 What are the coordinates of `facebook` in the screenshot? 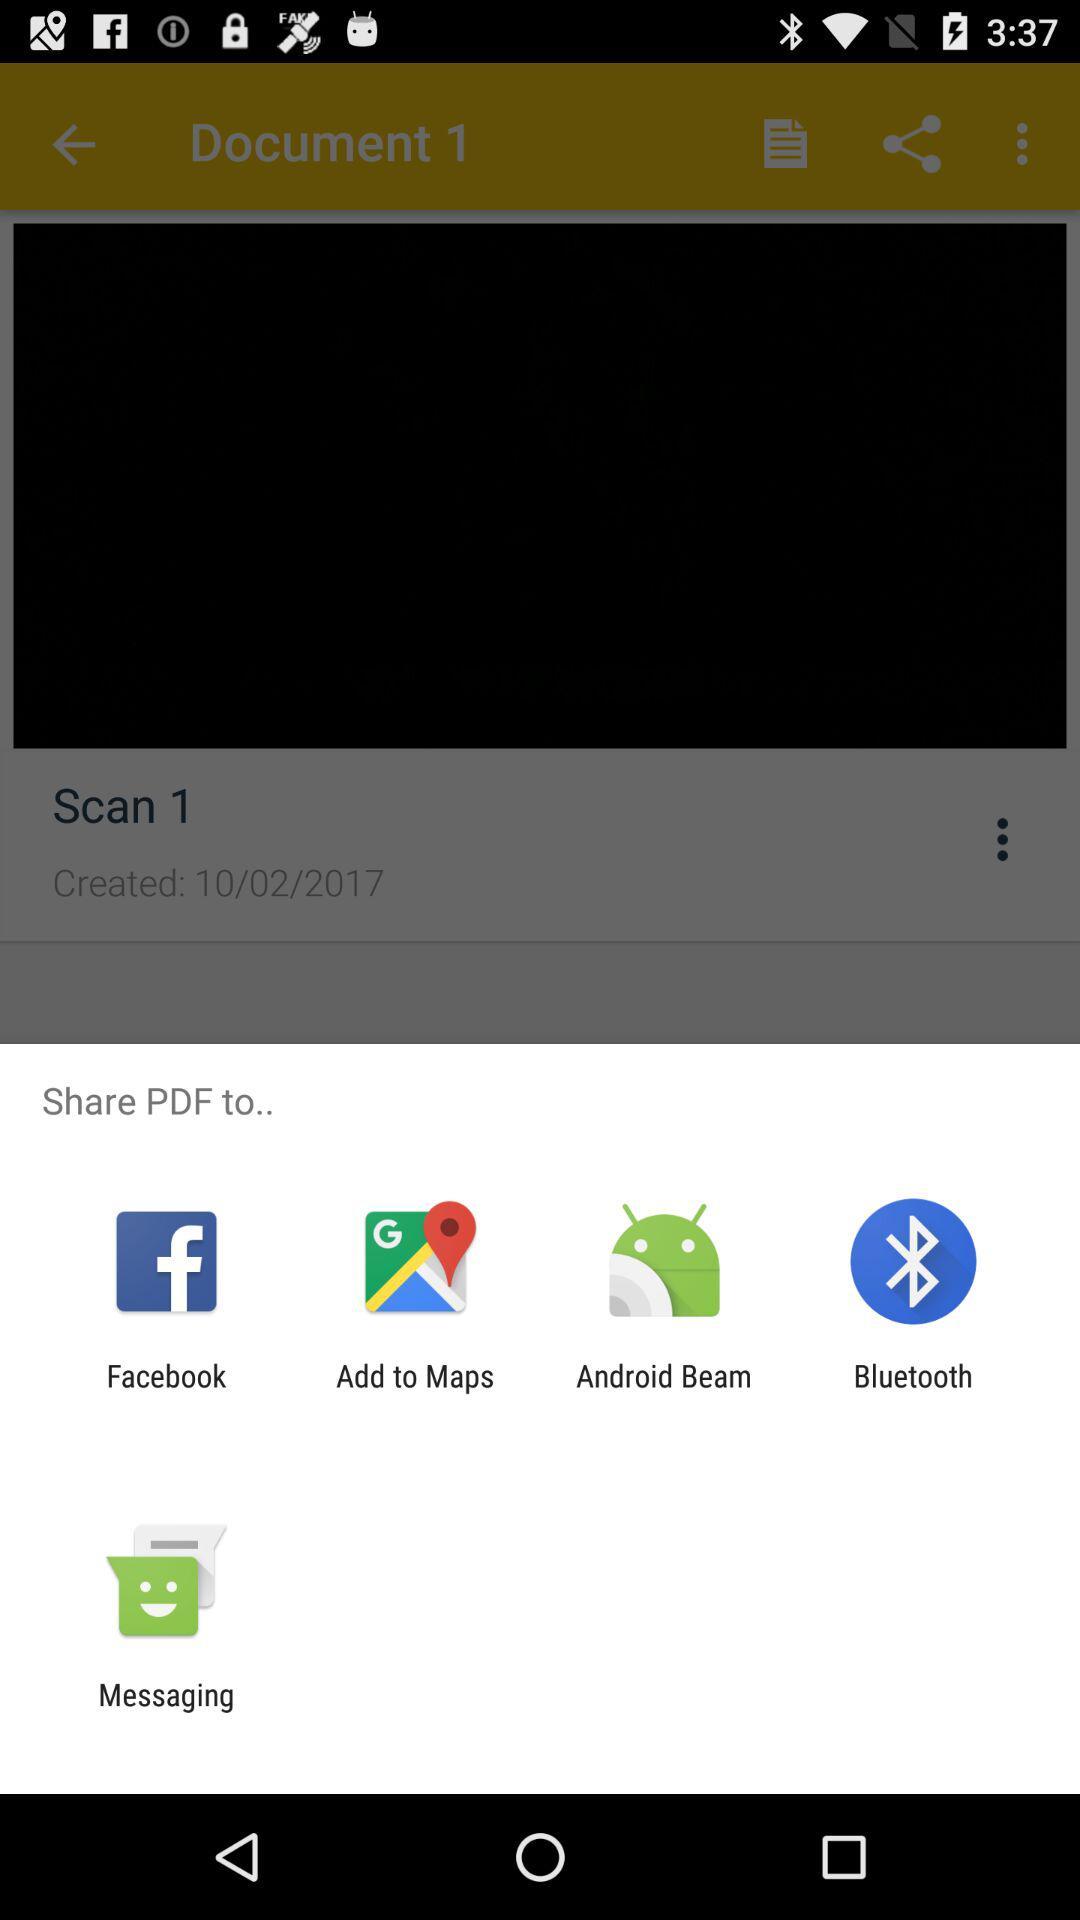 It's located at (165, 1392).